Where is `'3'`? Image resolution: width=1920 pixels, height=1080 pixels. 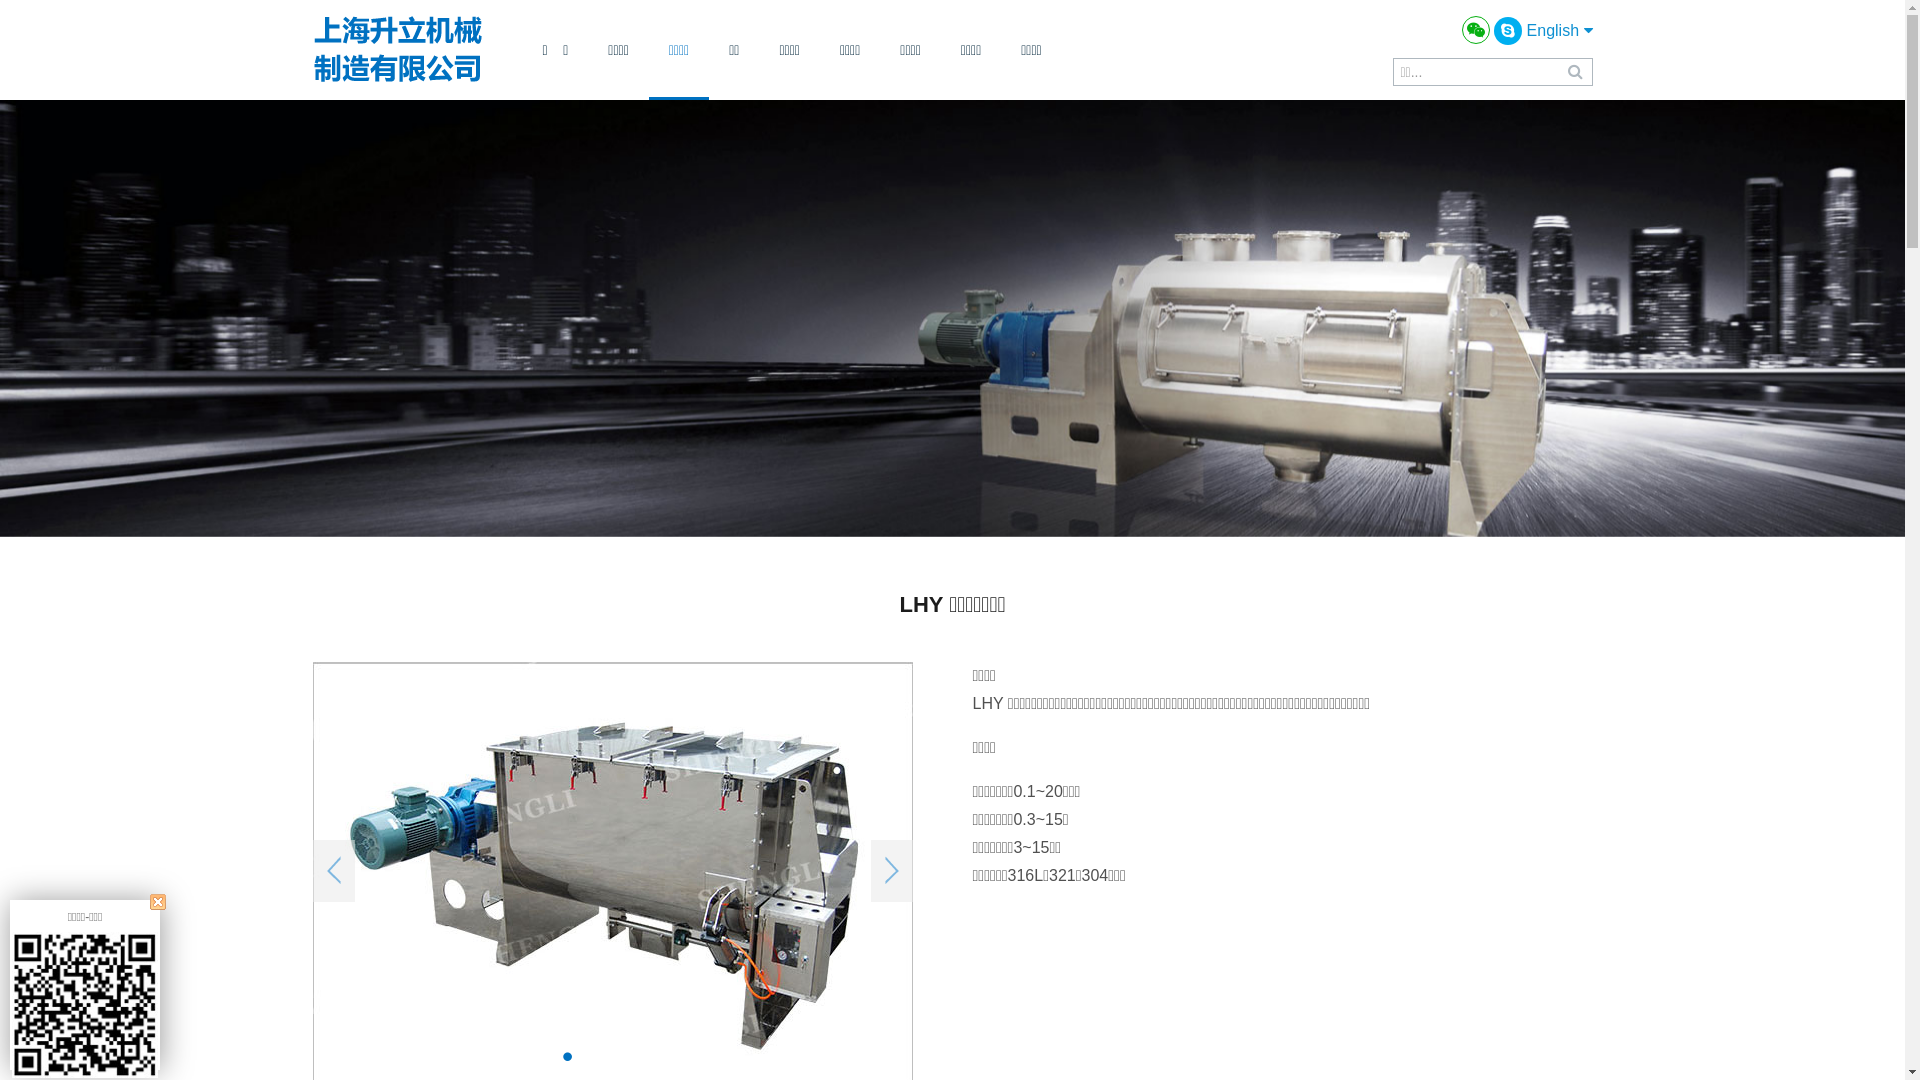
'3' is located at coordinates (627, 1055).